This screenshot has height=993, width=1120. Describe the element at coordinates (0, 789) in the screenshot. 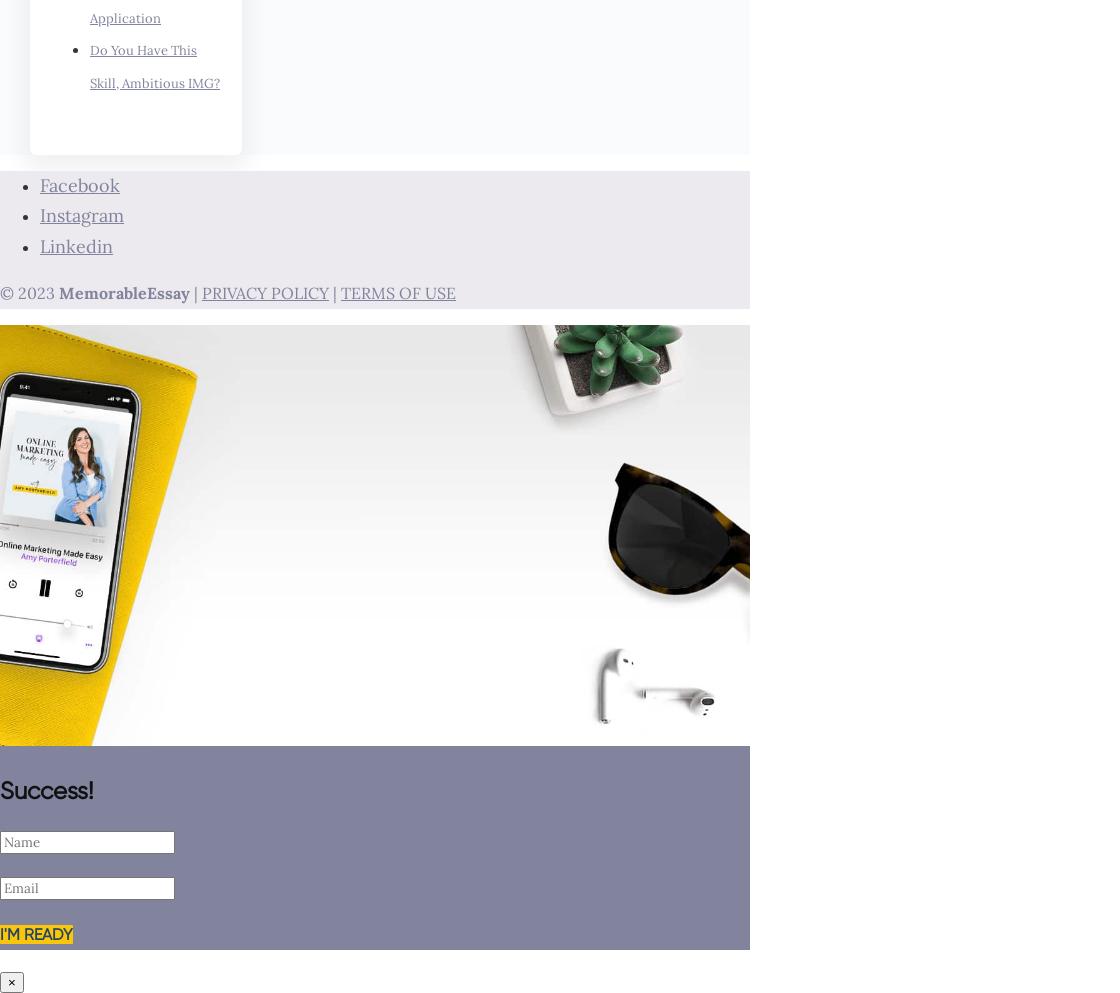

I see `'Success!'` at that location.